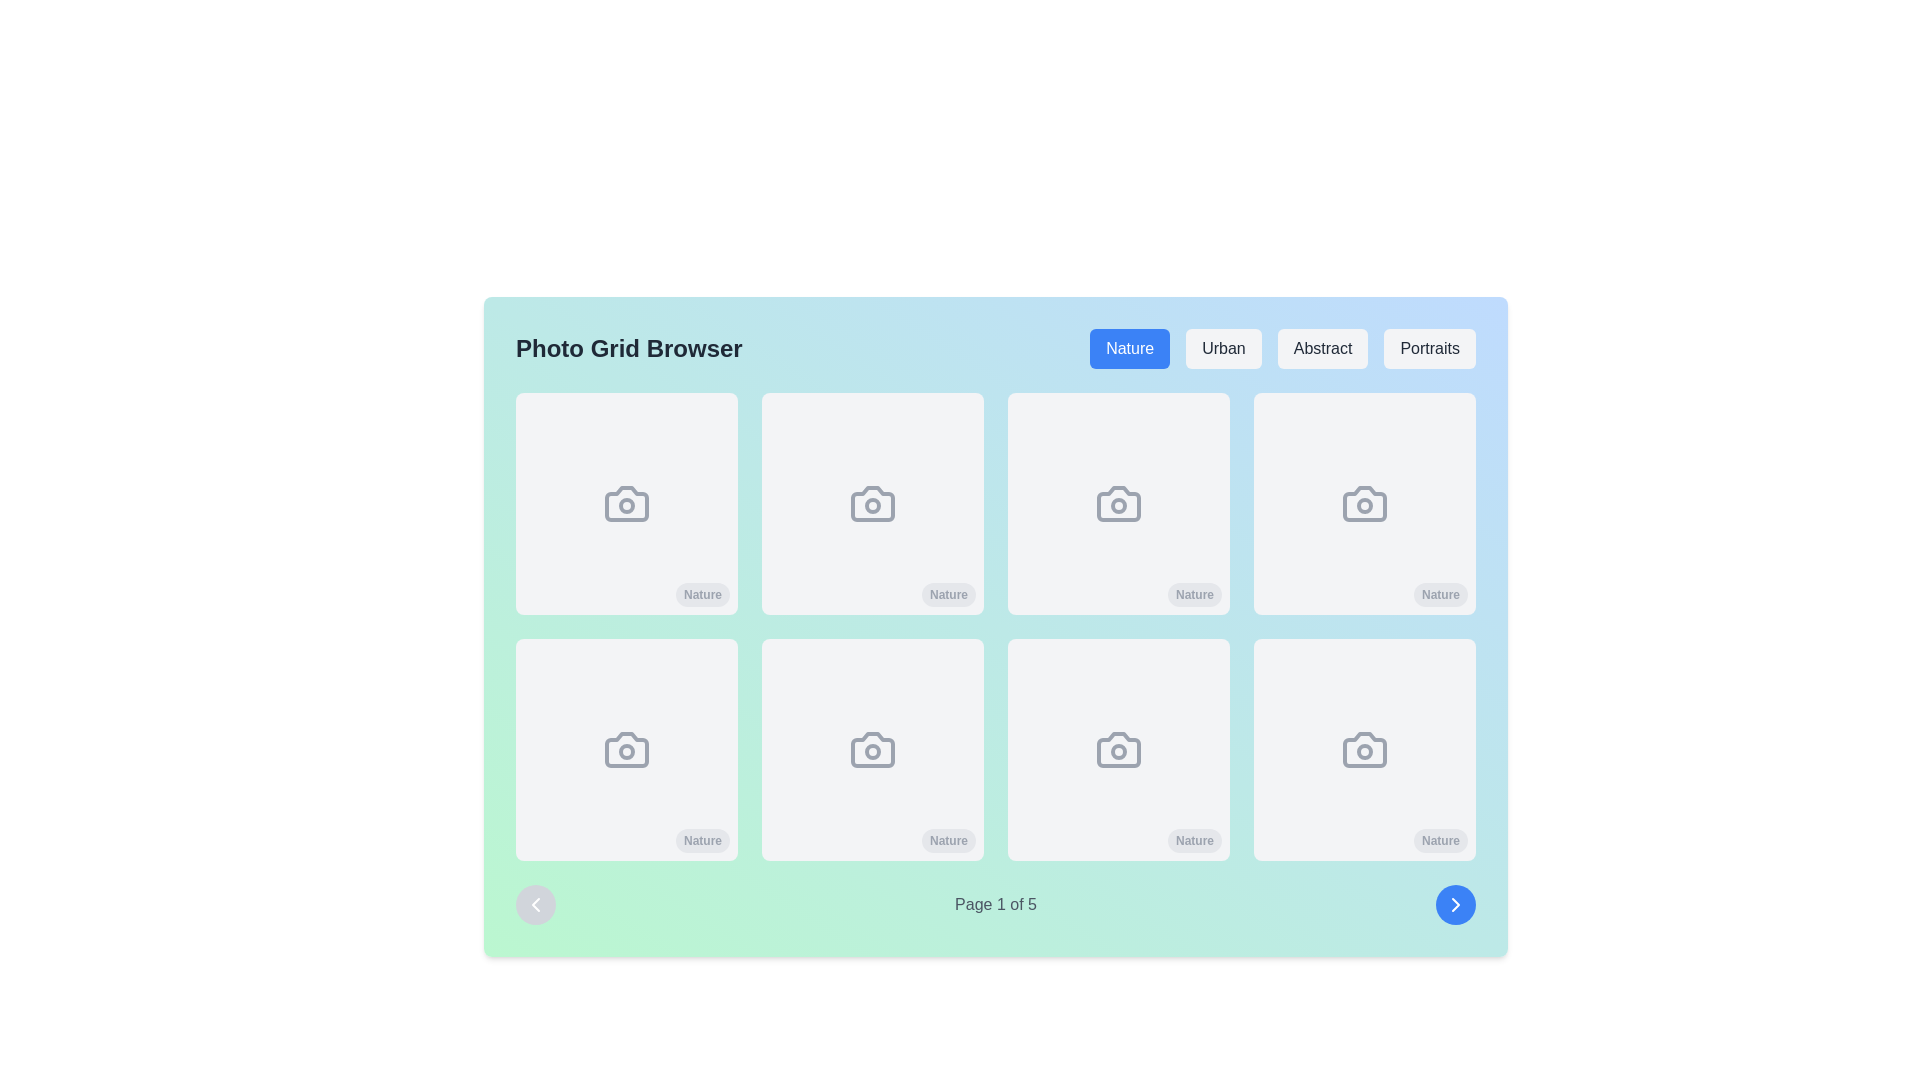 This screenshot has width=1920, height=1080. I want to click on the Card element that features a gray camera icon and the text 'Nature' displayed at the bottom right on a small gray rounded badge, so click(1363, 503).